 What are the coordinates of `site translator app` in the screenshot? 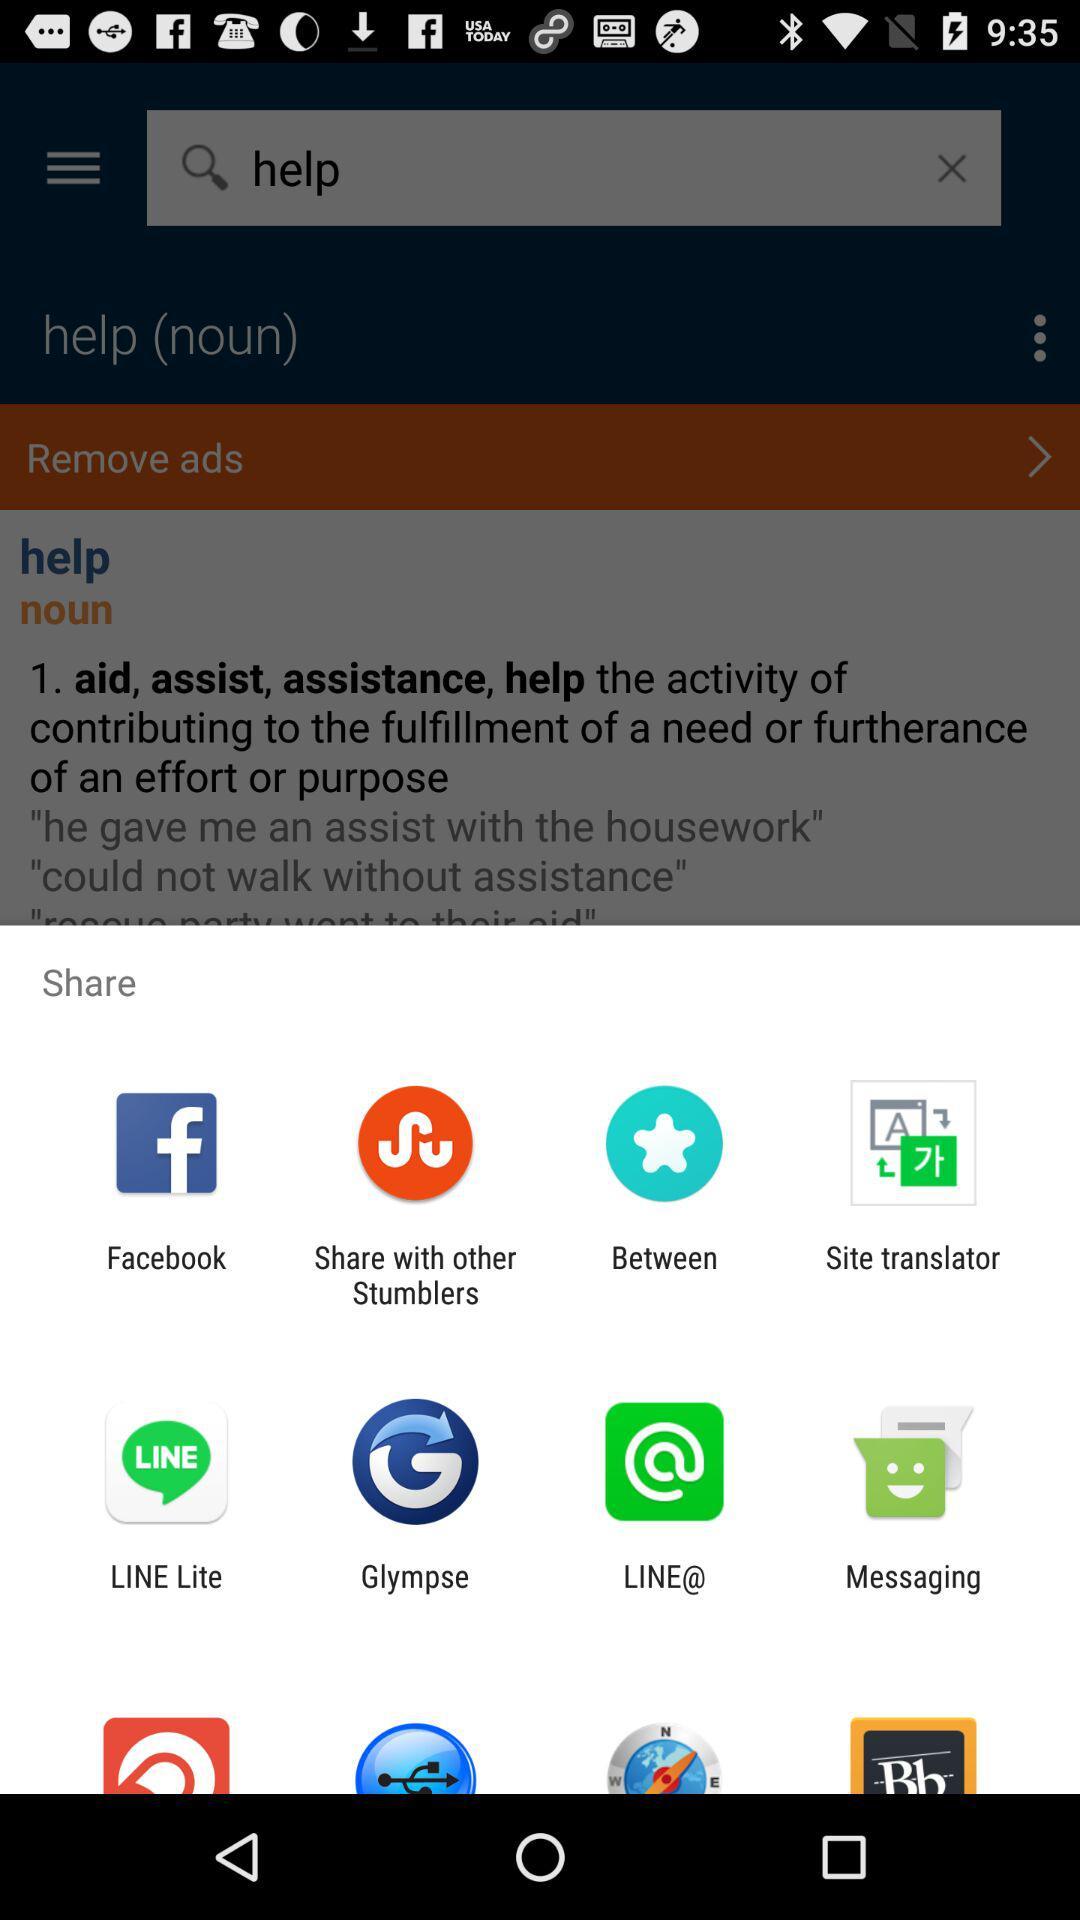 It's located at (913, 1274).